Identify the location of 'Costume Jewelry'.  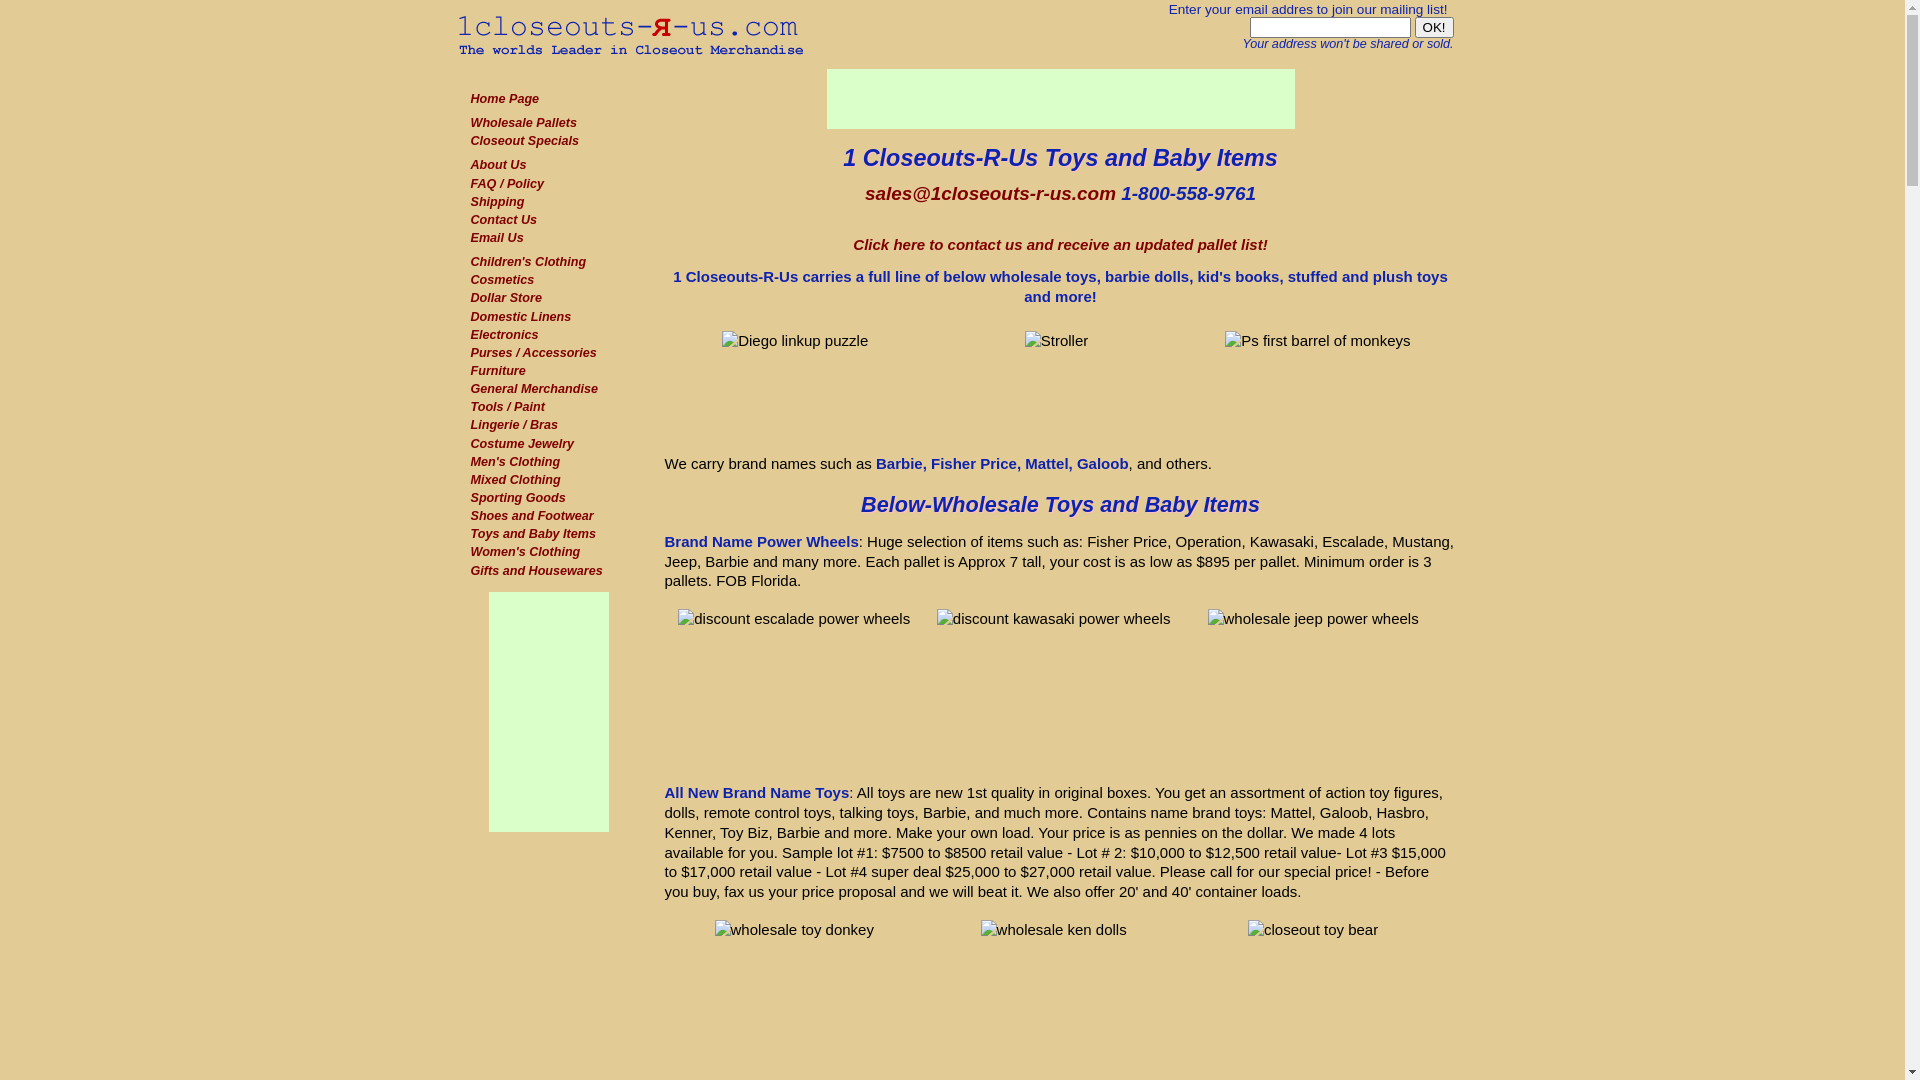
(469, 442).